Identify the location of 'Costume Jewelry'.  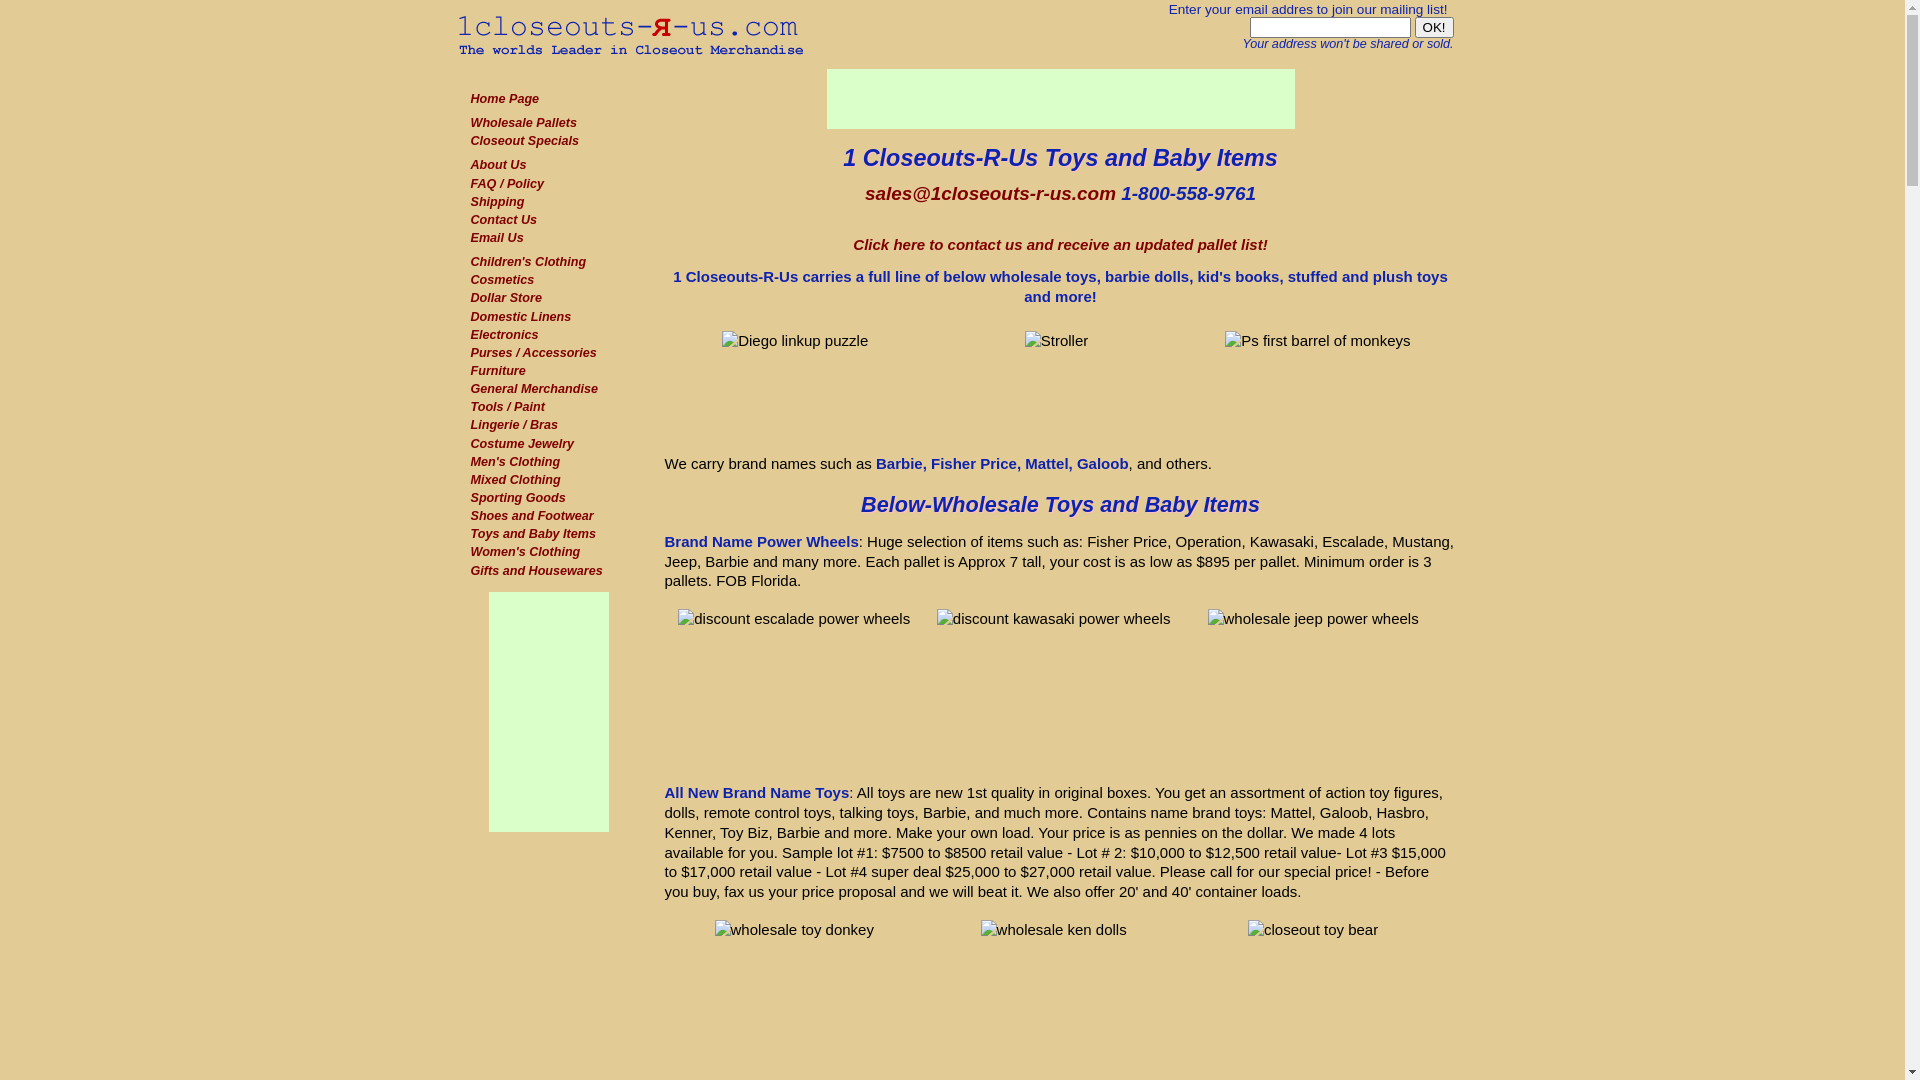
(469, 442).